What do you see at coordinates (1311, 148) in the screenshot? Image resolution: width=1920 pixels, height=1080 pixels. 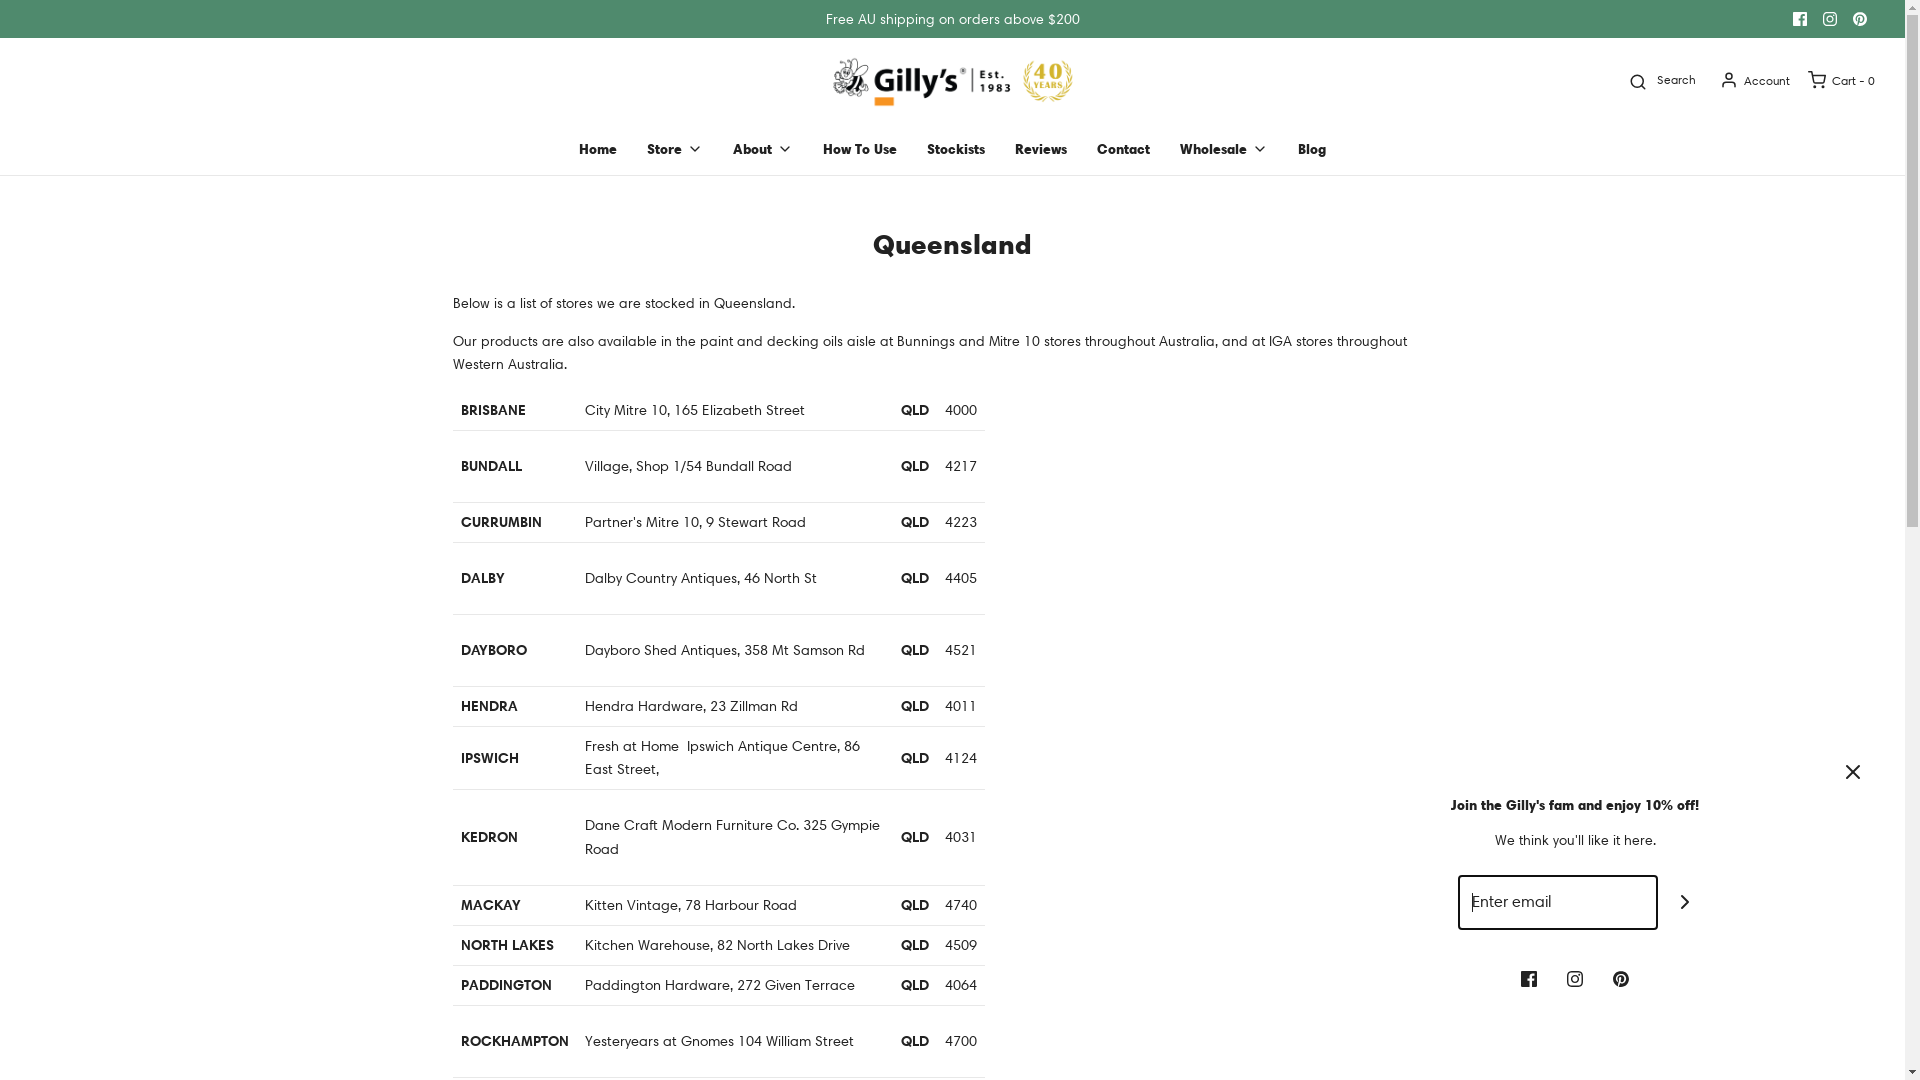 I see `'Blog'` at bounding box center [1311, 148].